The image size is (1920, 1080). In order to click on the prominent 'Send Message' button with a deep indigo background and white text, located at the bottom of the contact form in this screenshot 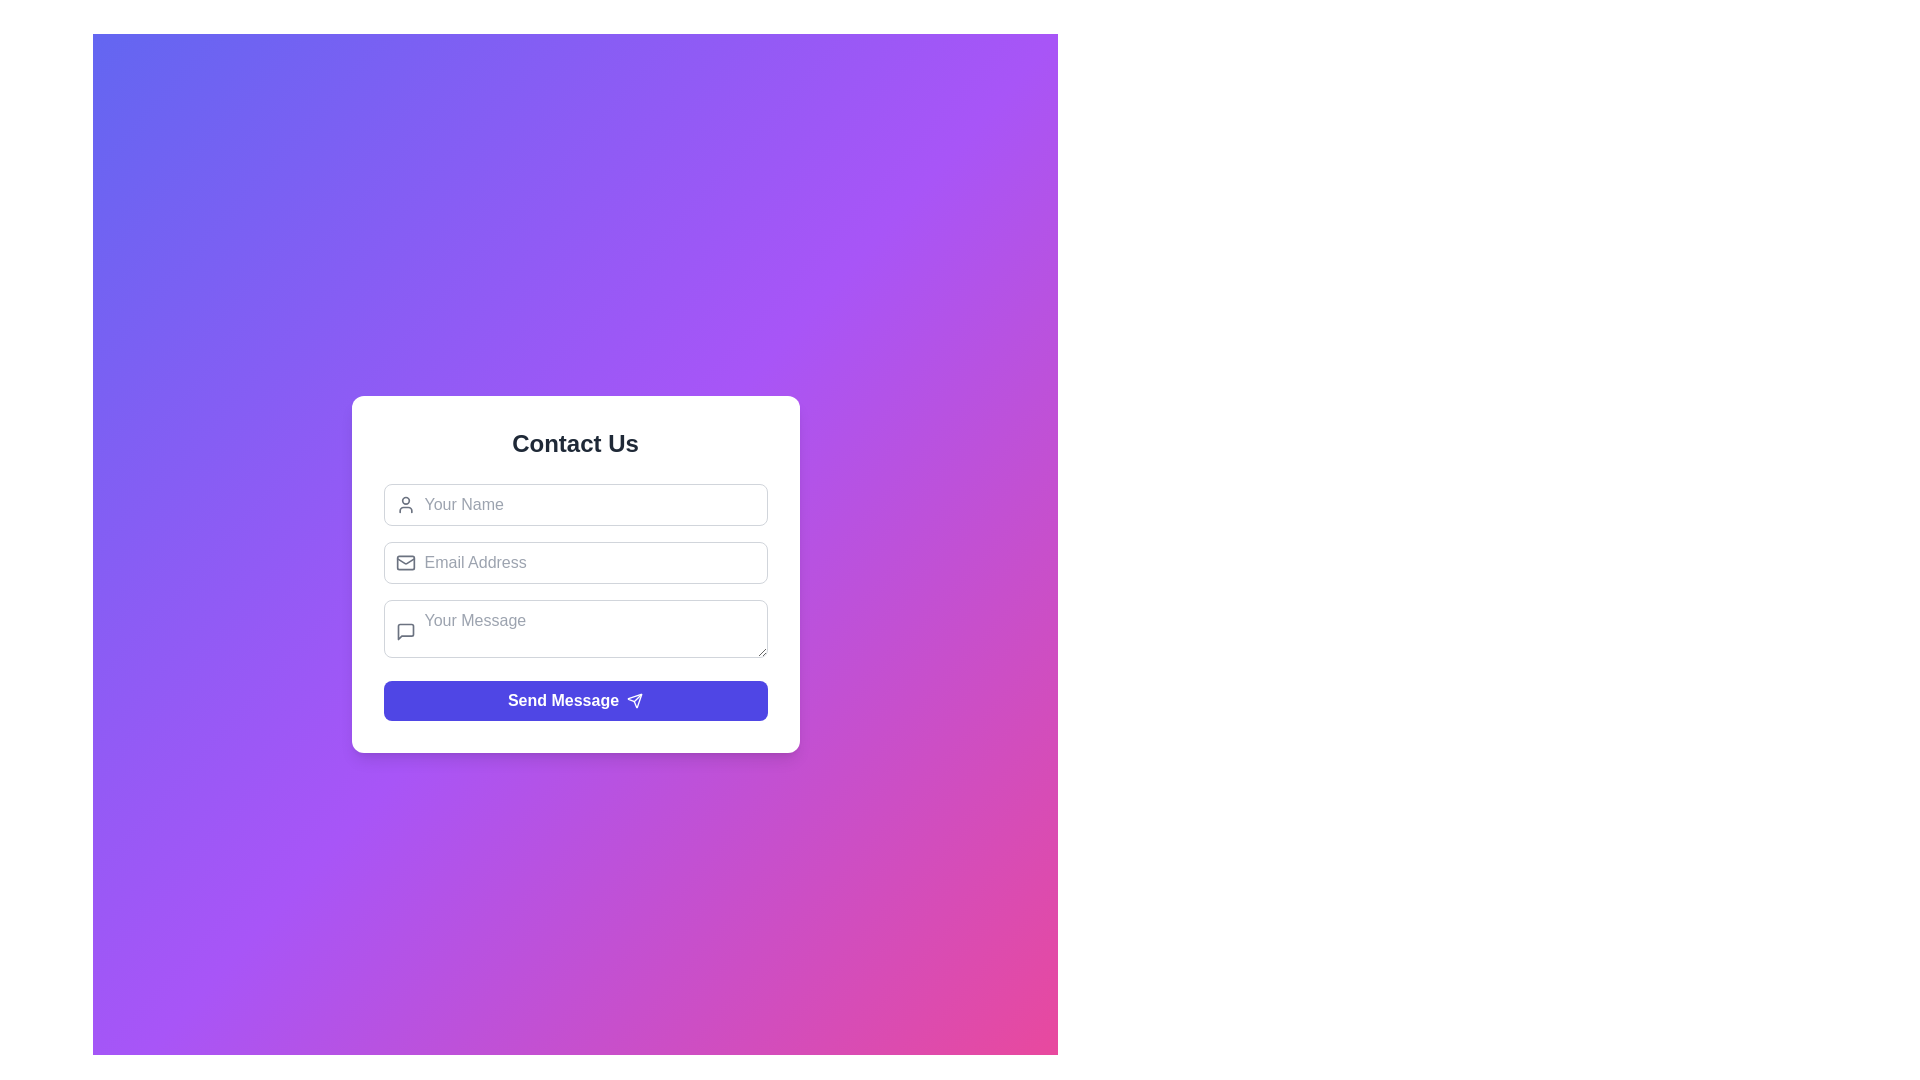, I will do `click(574, 699)`.